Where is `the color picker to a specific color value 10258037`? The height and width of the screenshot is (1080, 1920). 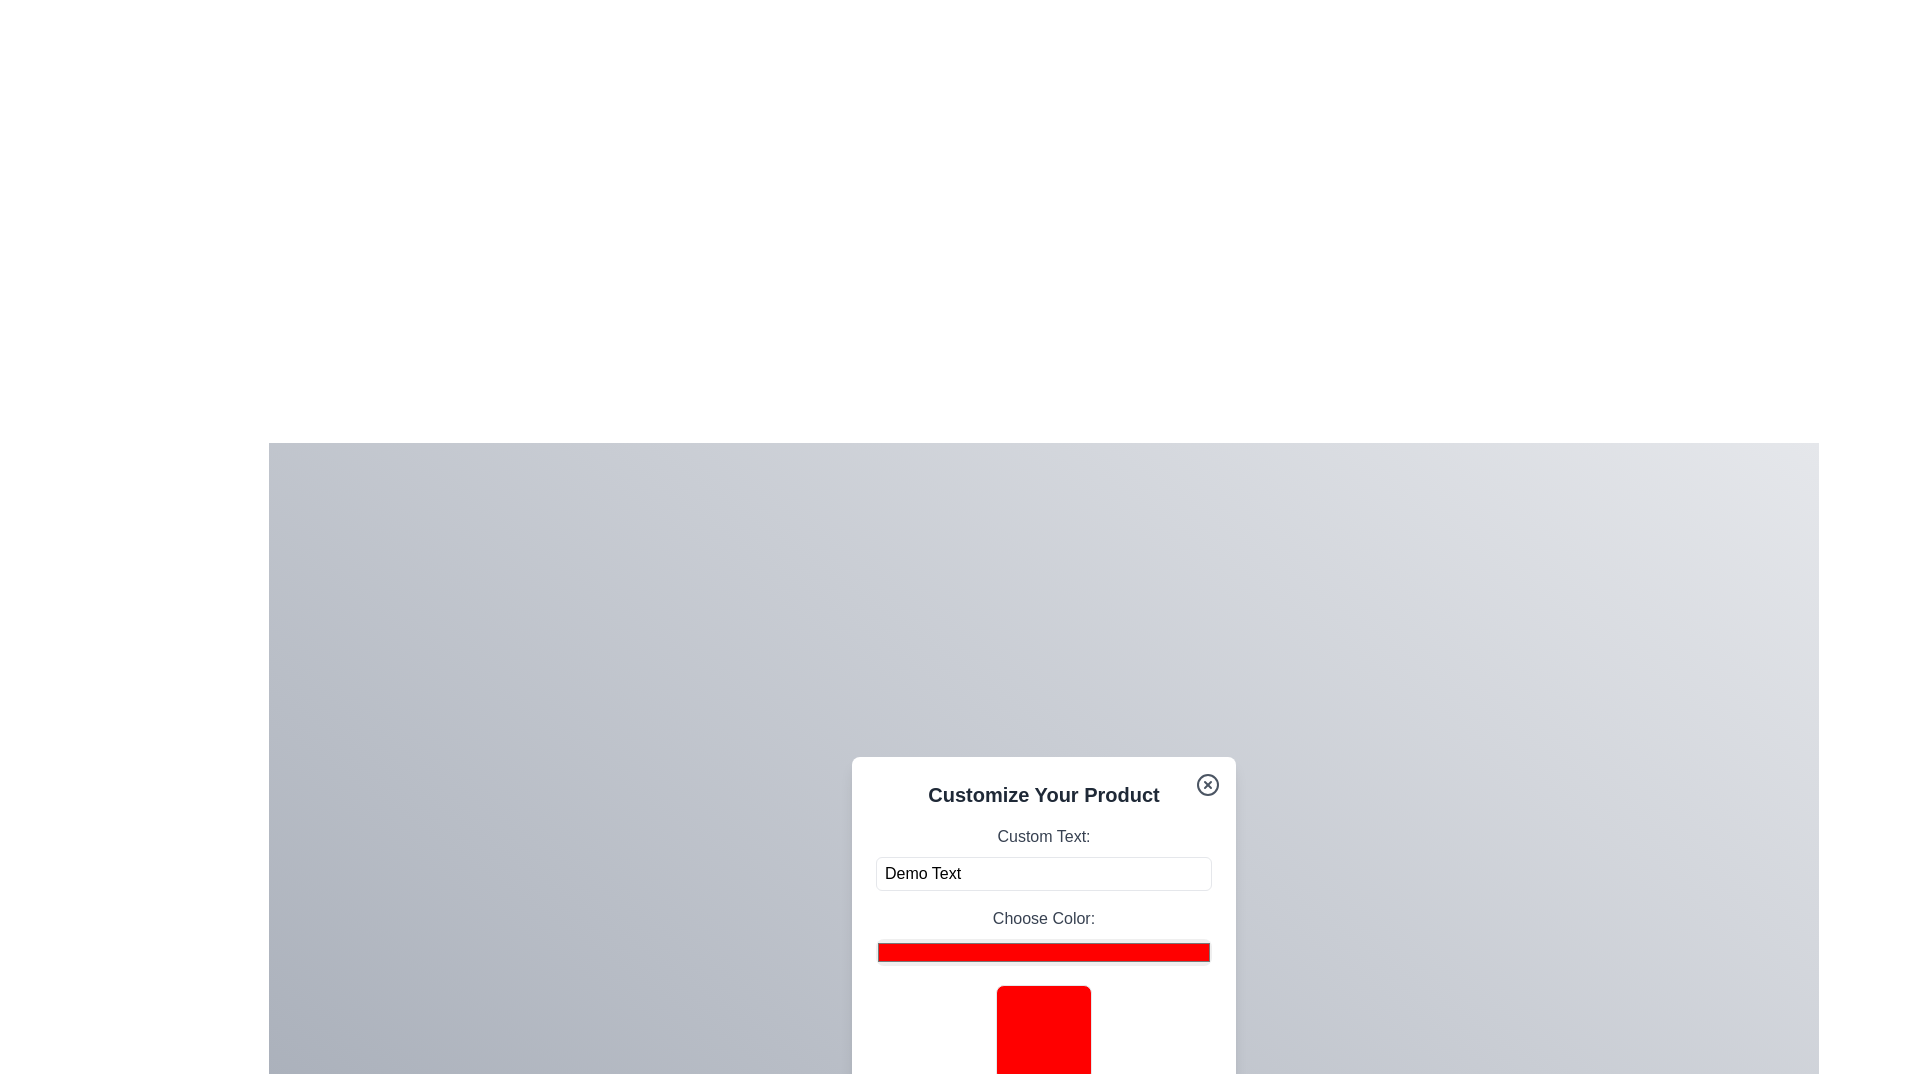
the color picker to a specific color value 10258037 is located at coordinates (1042, 951).